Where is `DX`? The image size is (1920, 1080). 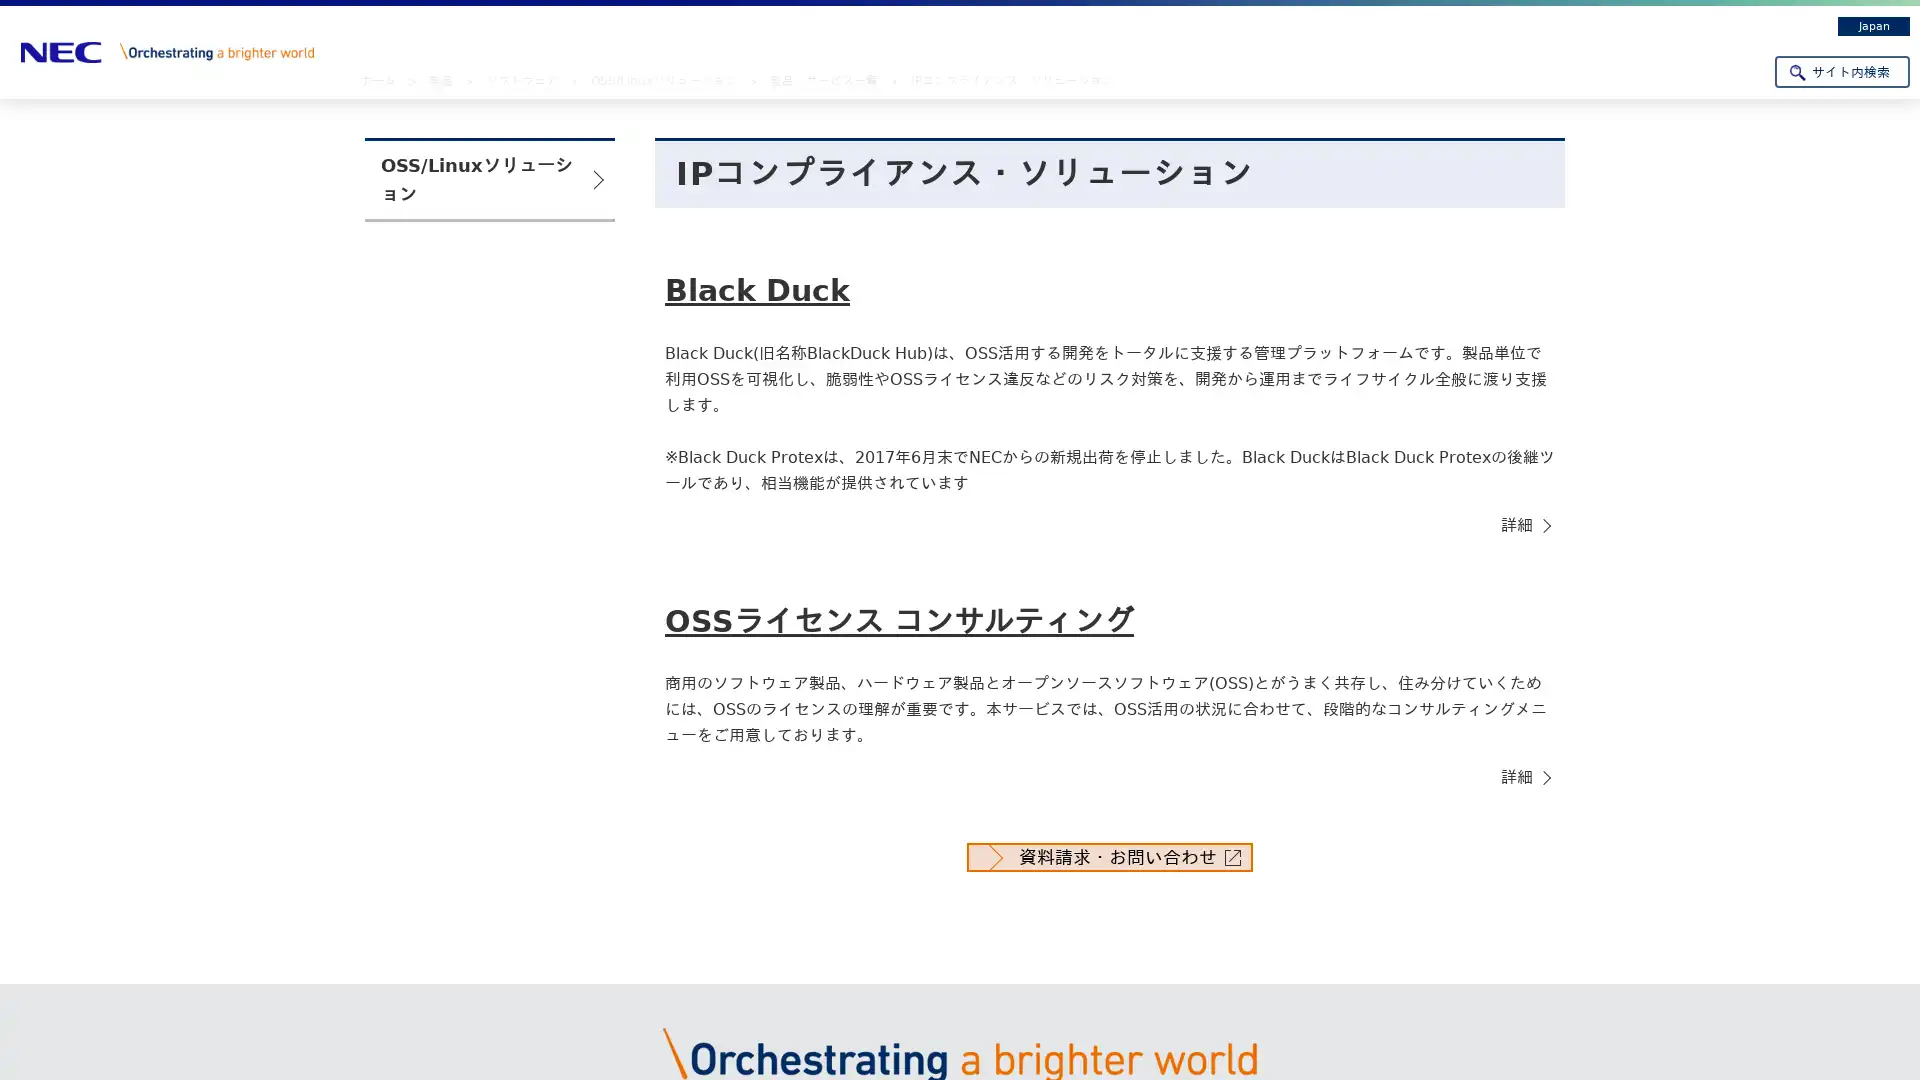
DX is located at coordinates (1147, 72).